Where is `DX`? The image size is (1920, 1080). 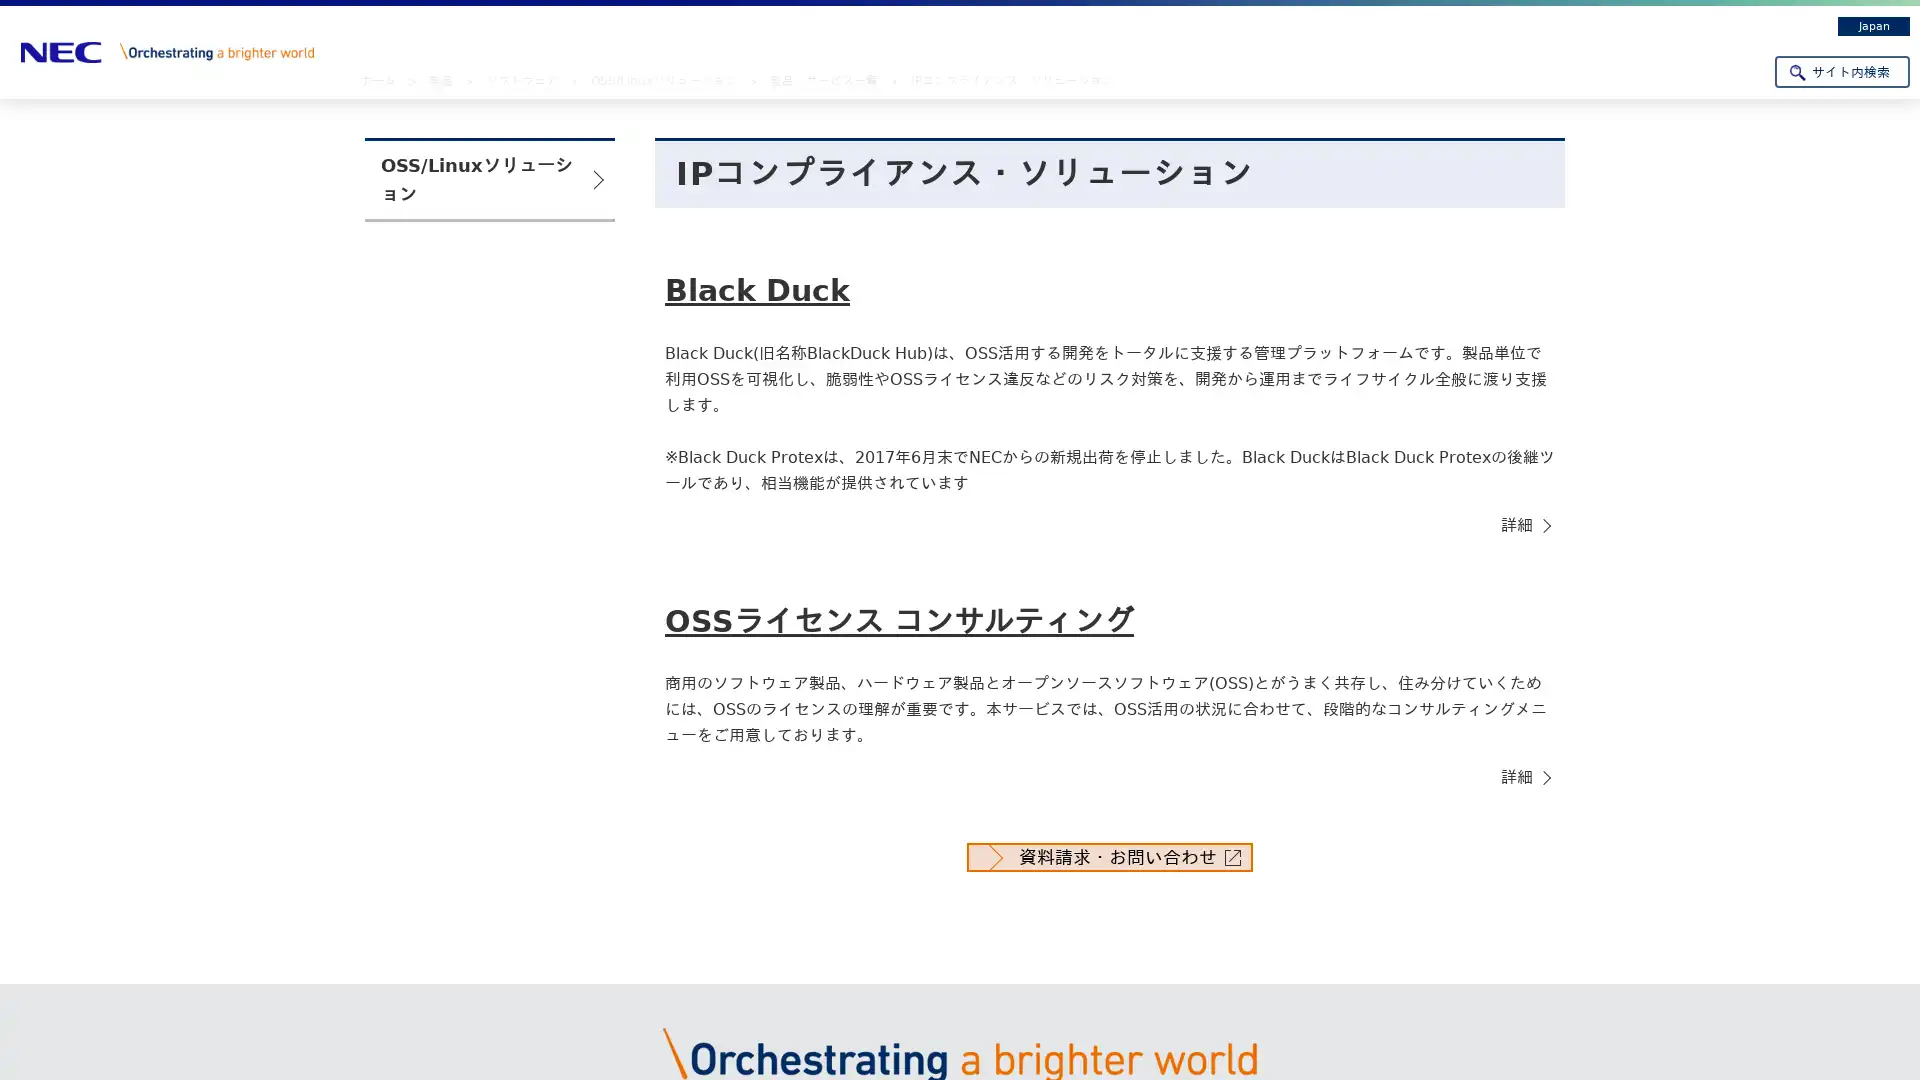
DX is located at coordinates (1147, 72).